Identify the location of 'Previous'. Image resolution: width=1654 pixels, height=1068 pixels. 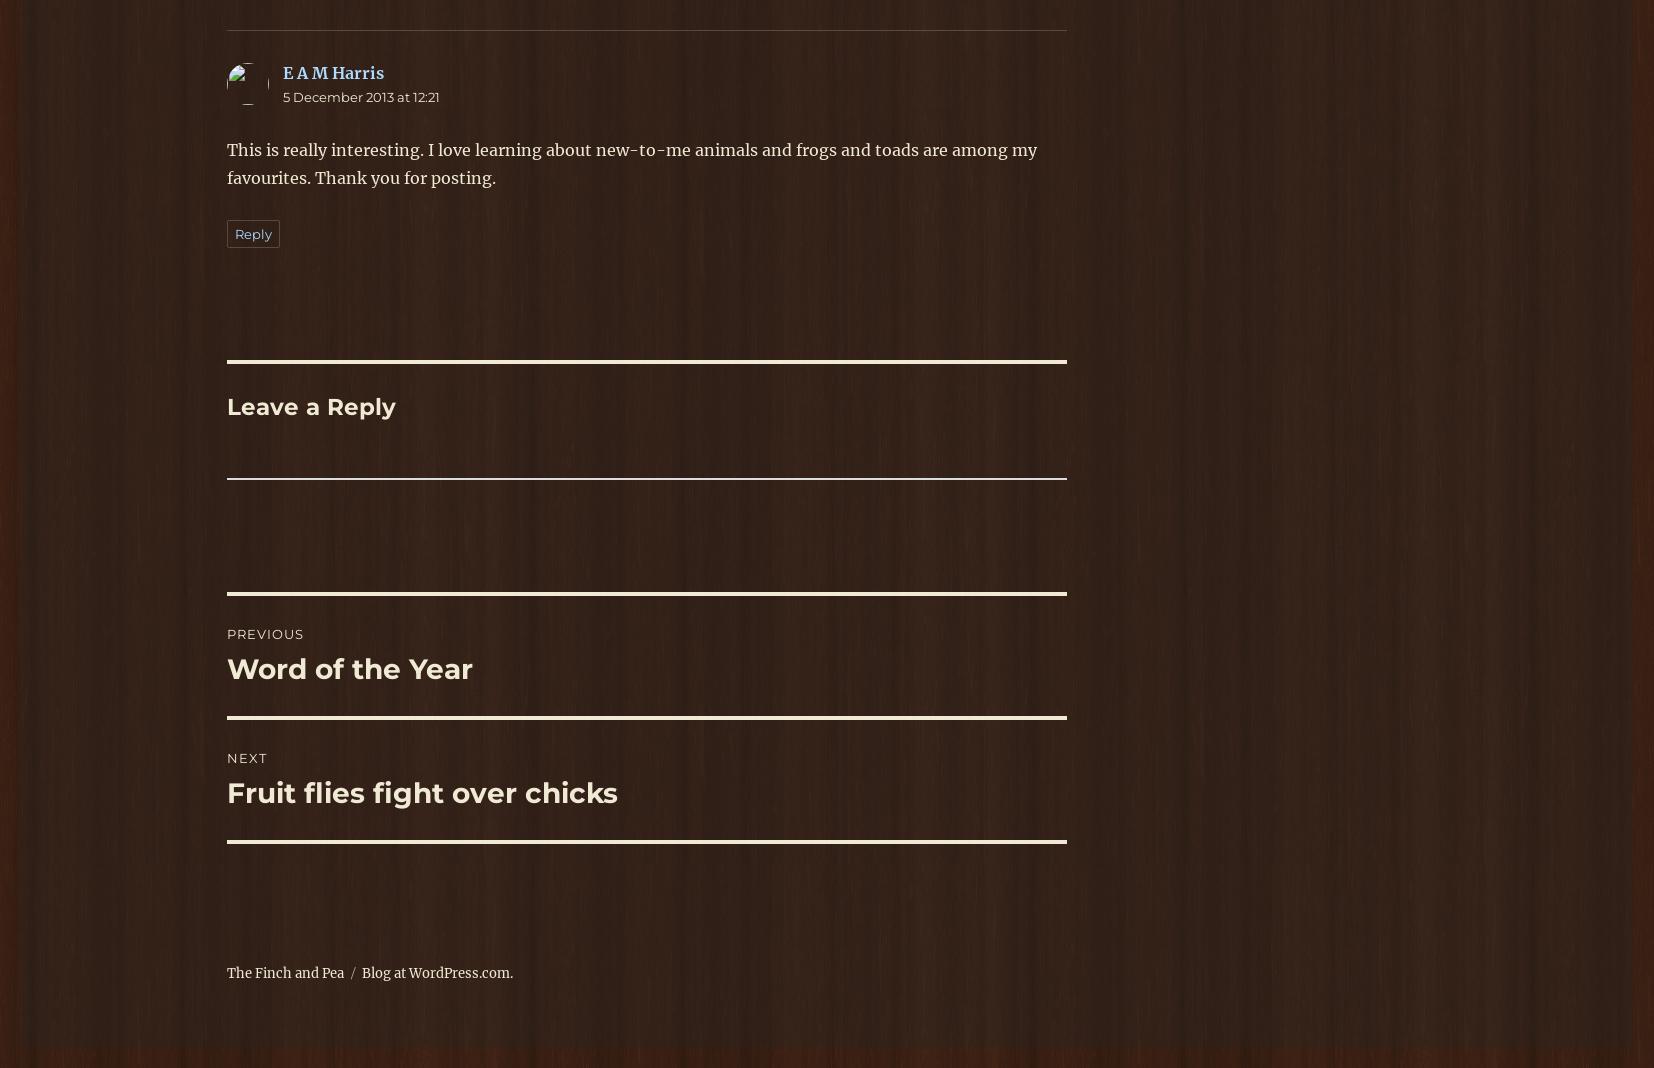
(264, 632).